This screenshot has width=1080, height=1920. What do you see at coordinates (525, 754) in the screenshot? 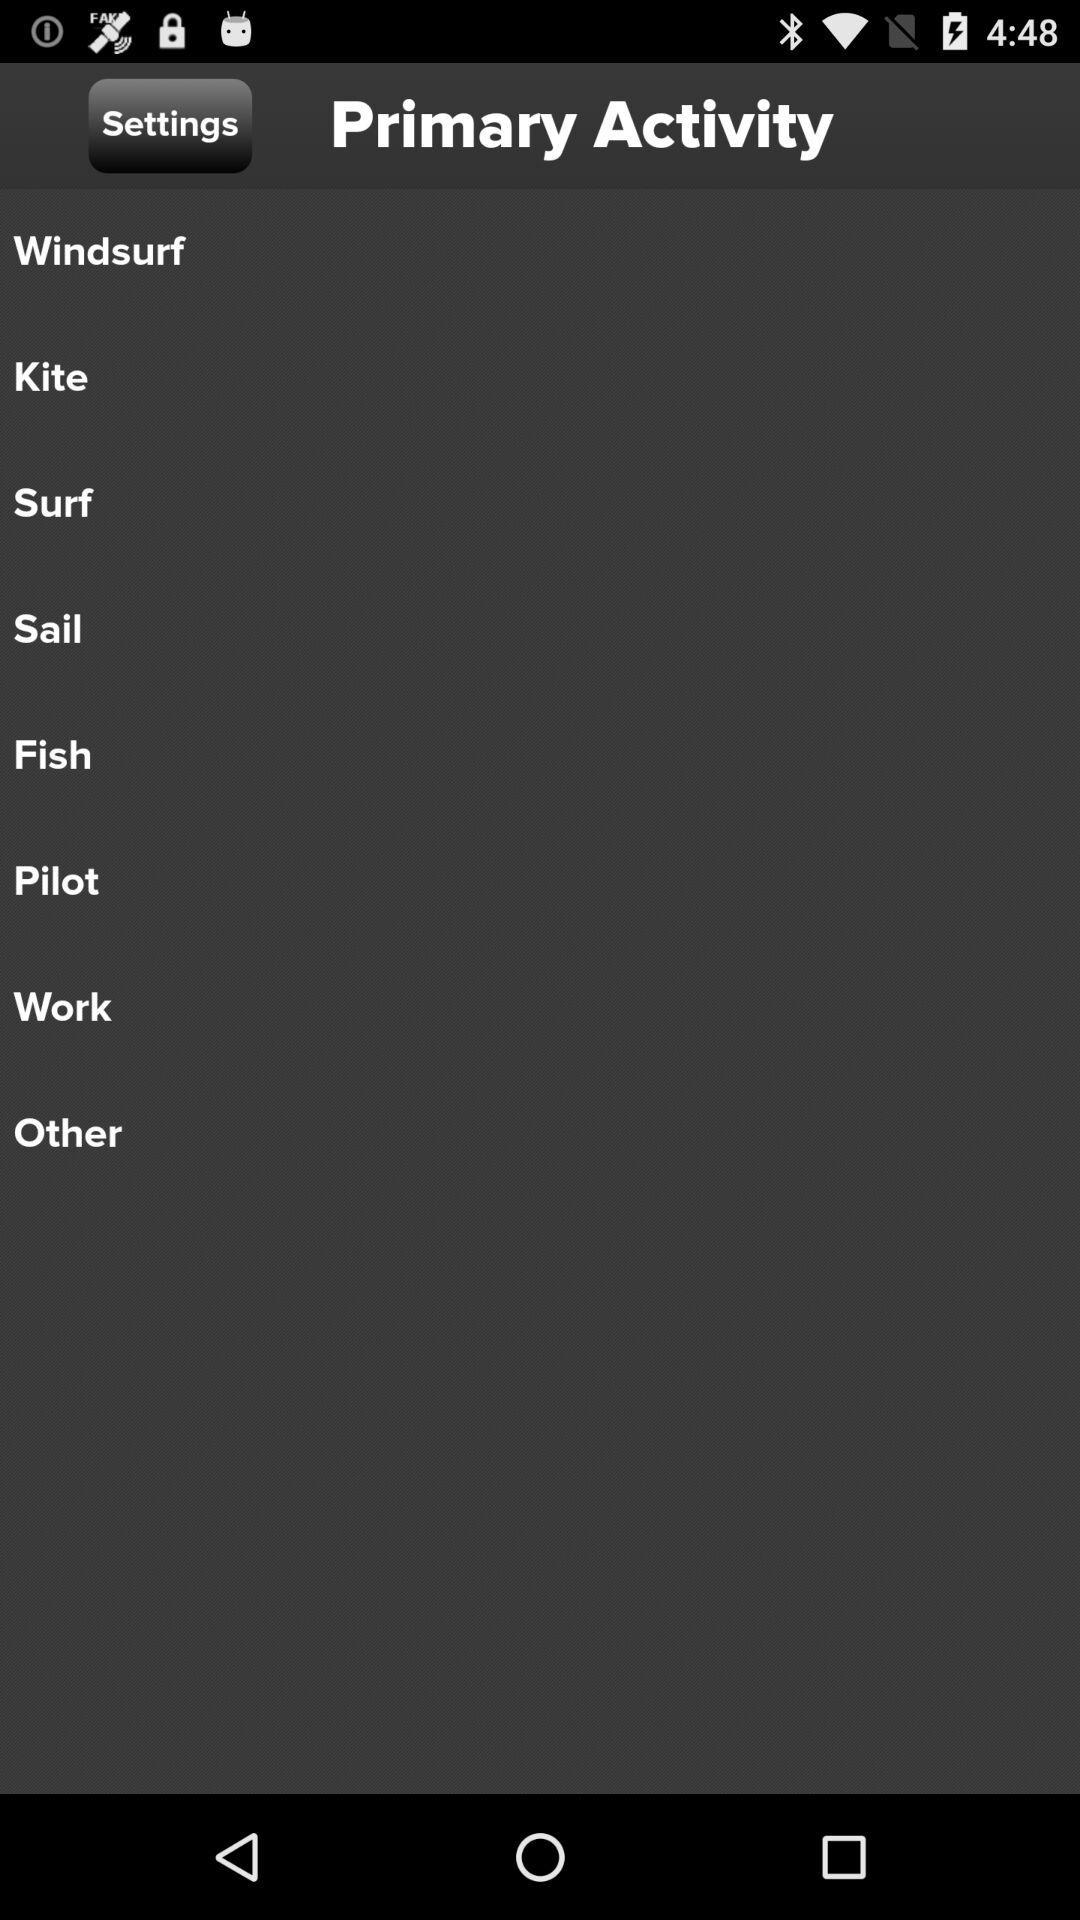
I see `the fish item` at bounding box center [525, 754].